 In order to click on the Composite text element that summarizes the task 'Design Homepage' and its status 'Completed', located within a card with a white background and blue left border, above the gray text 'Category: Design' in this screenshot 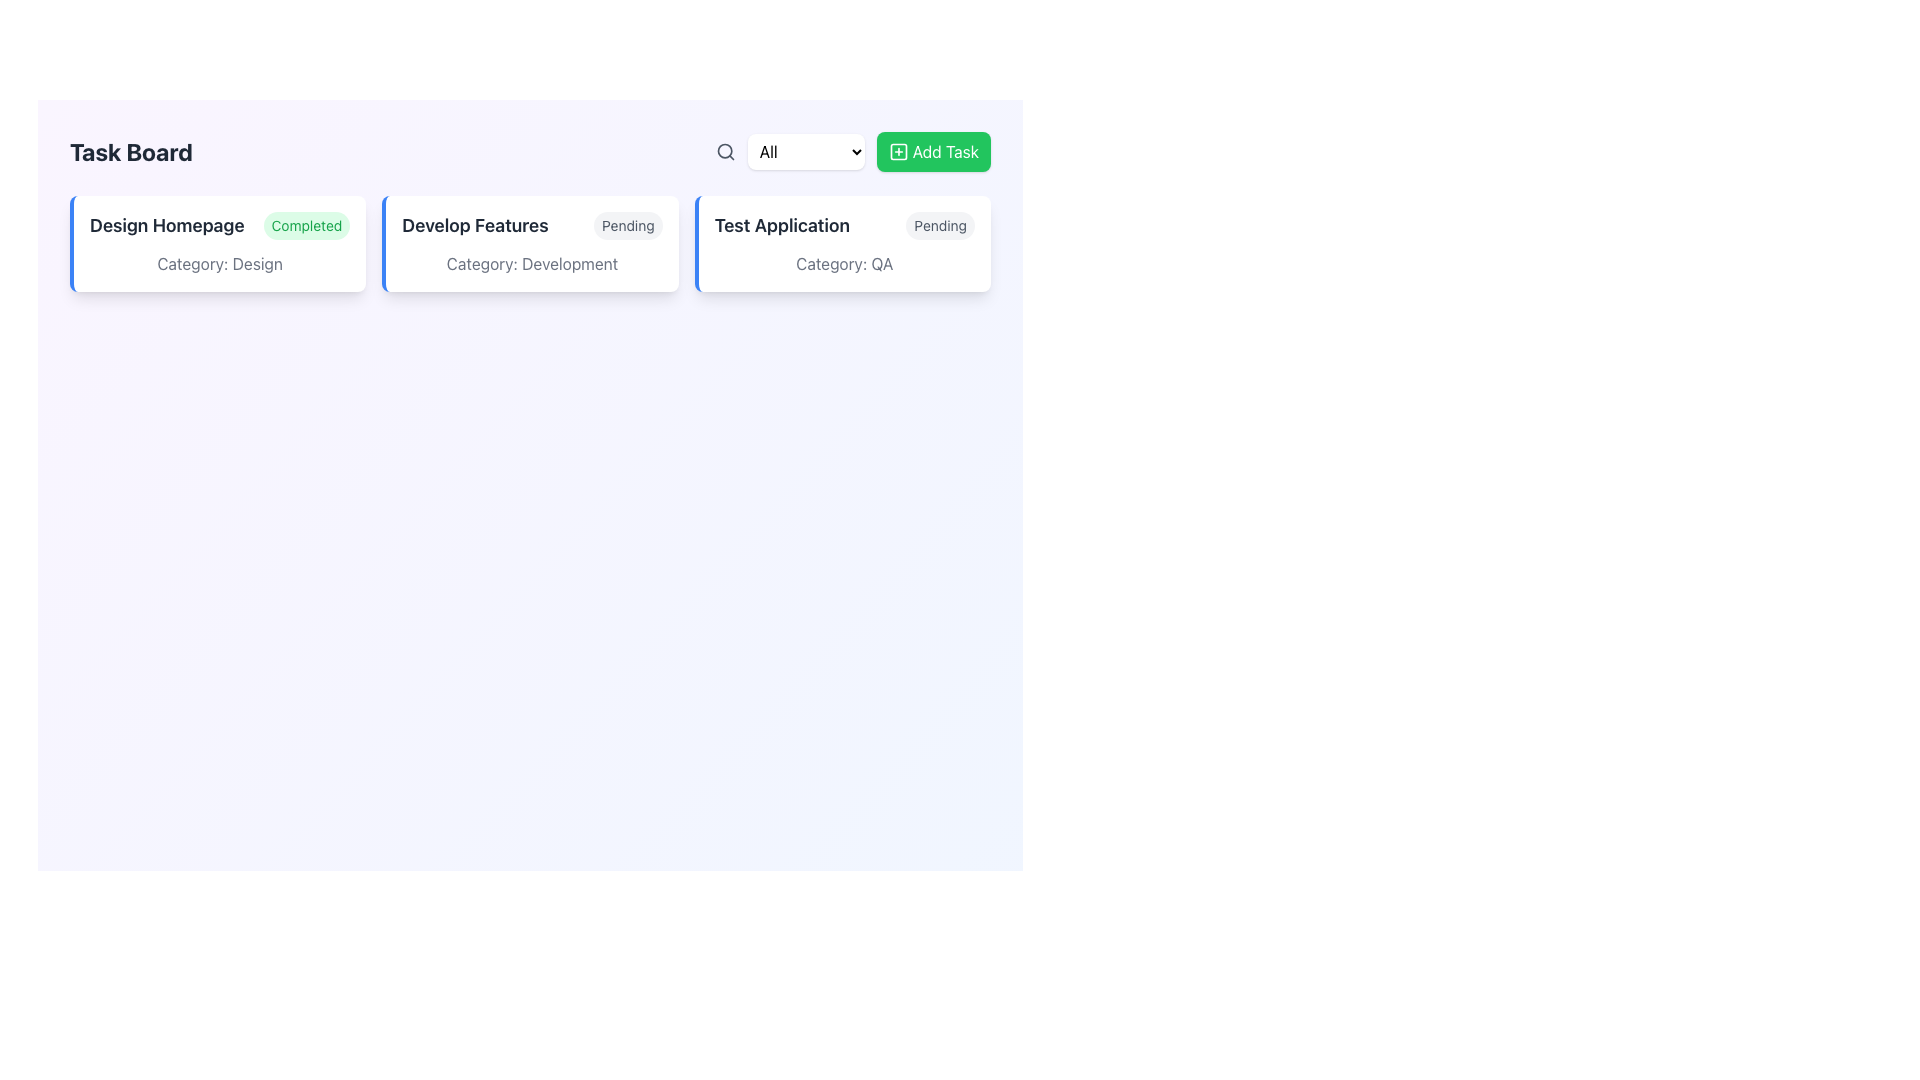, I will do `click(220, 225)`.